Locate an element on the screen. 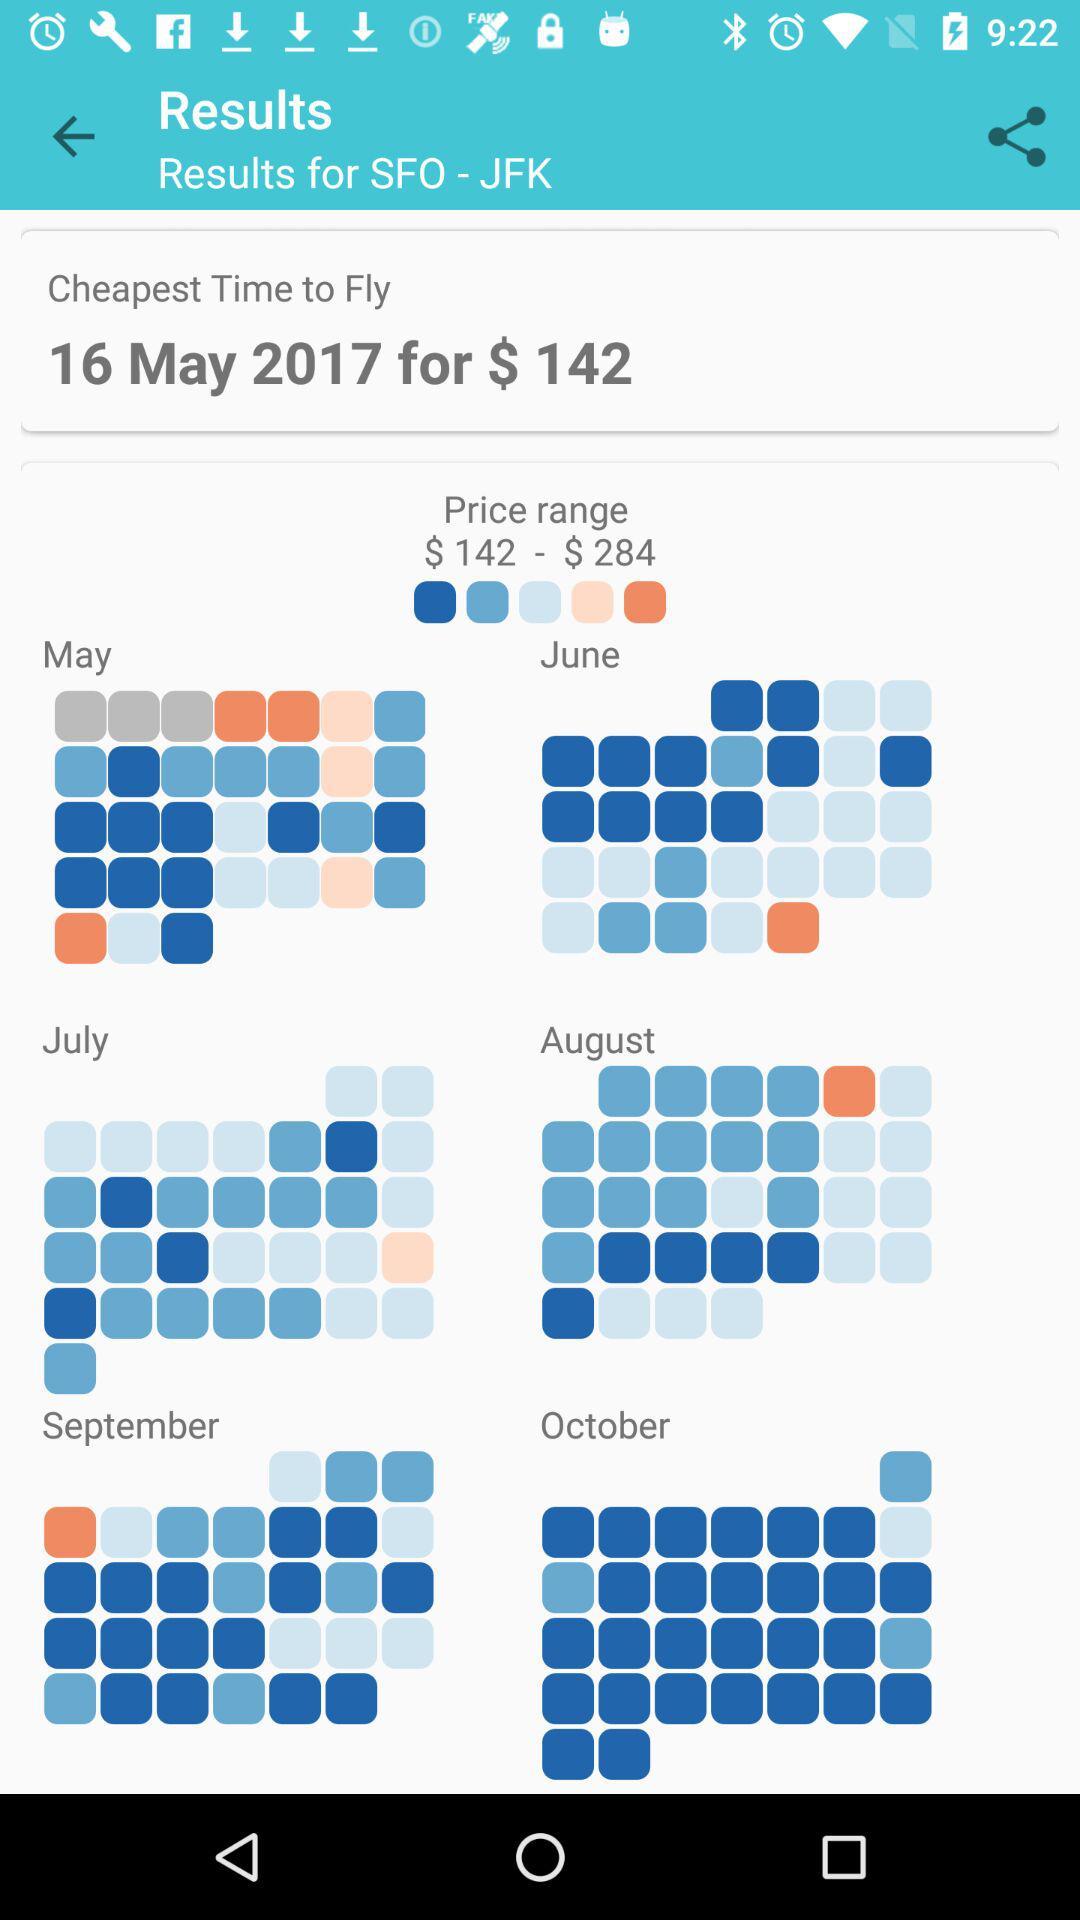  item above the cheapest time to item is located at coordinates (1017, 135).